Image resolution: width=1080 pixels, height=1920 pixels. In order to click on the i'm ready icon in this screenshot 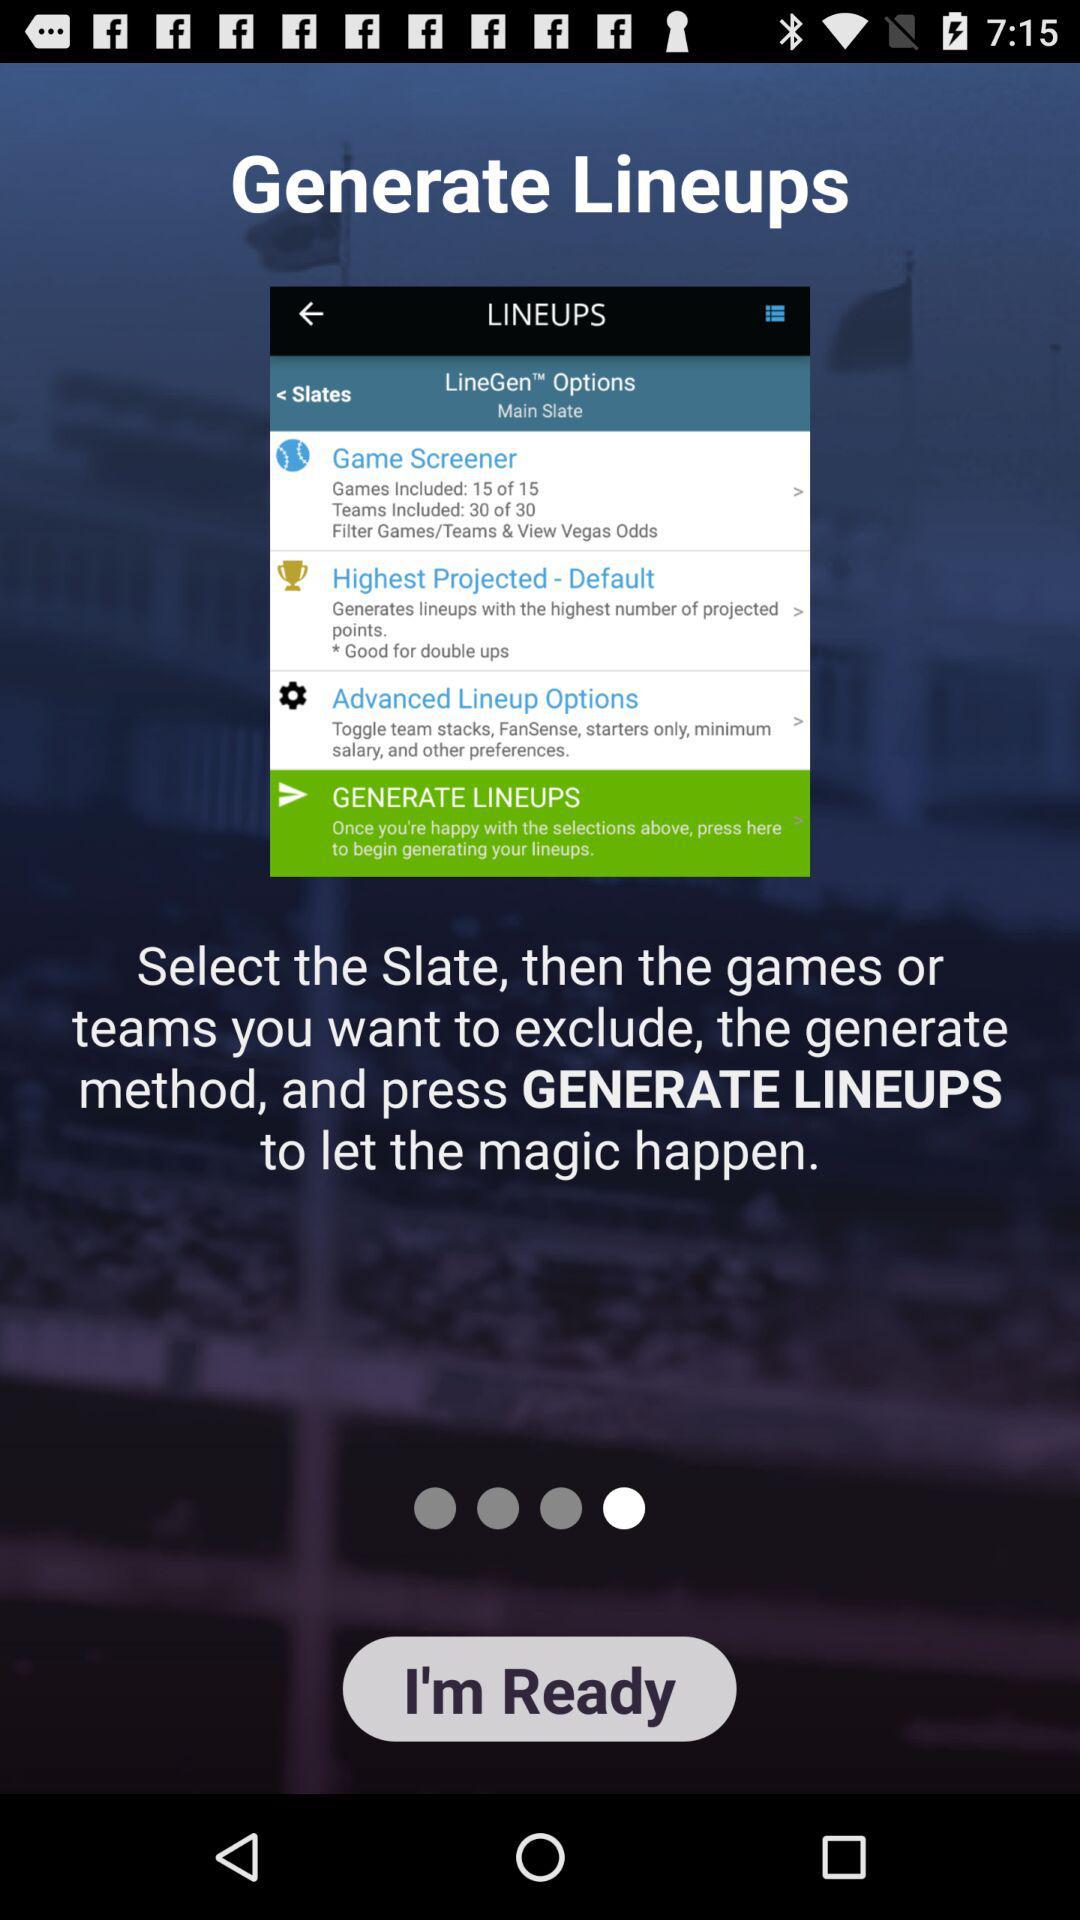, I will do `click(538, 1688)`.